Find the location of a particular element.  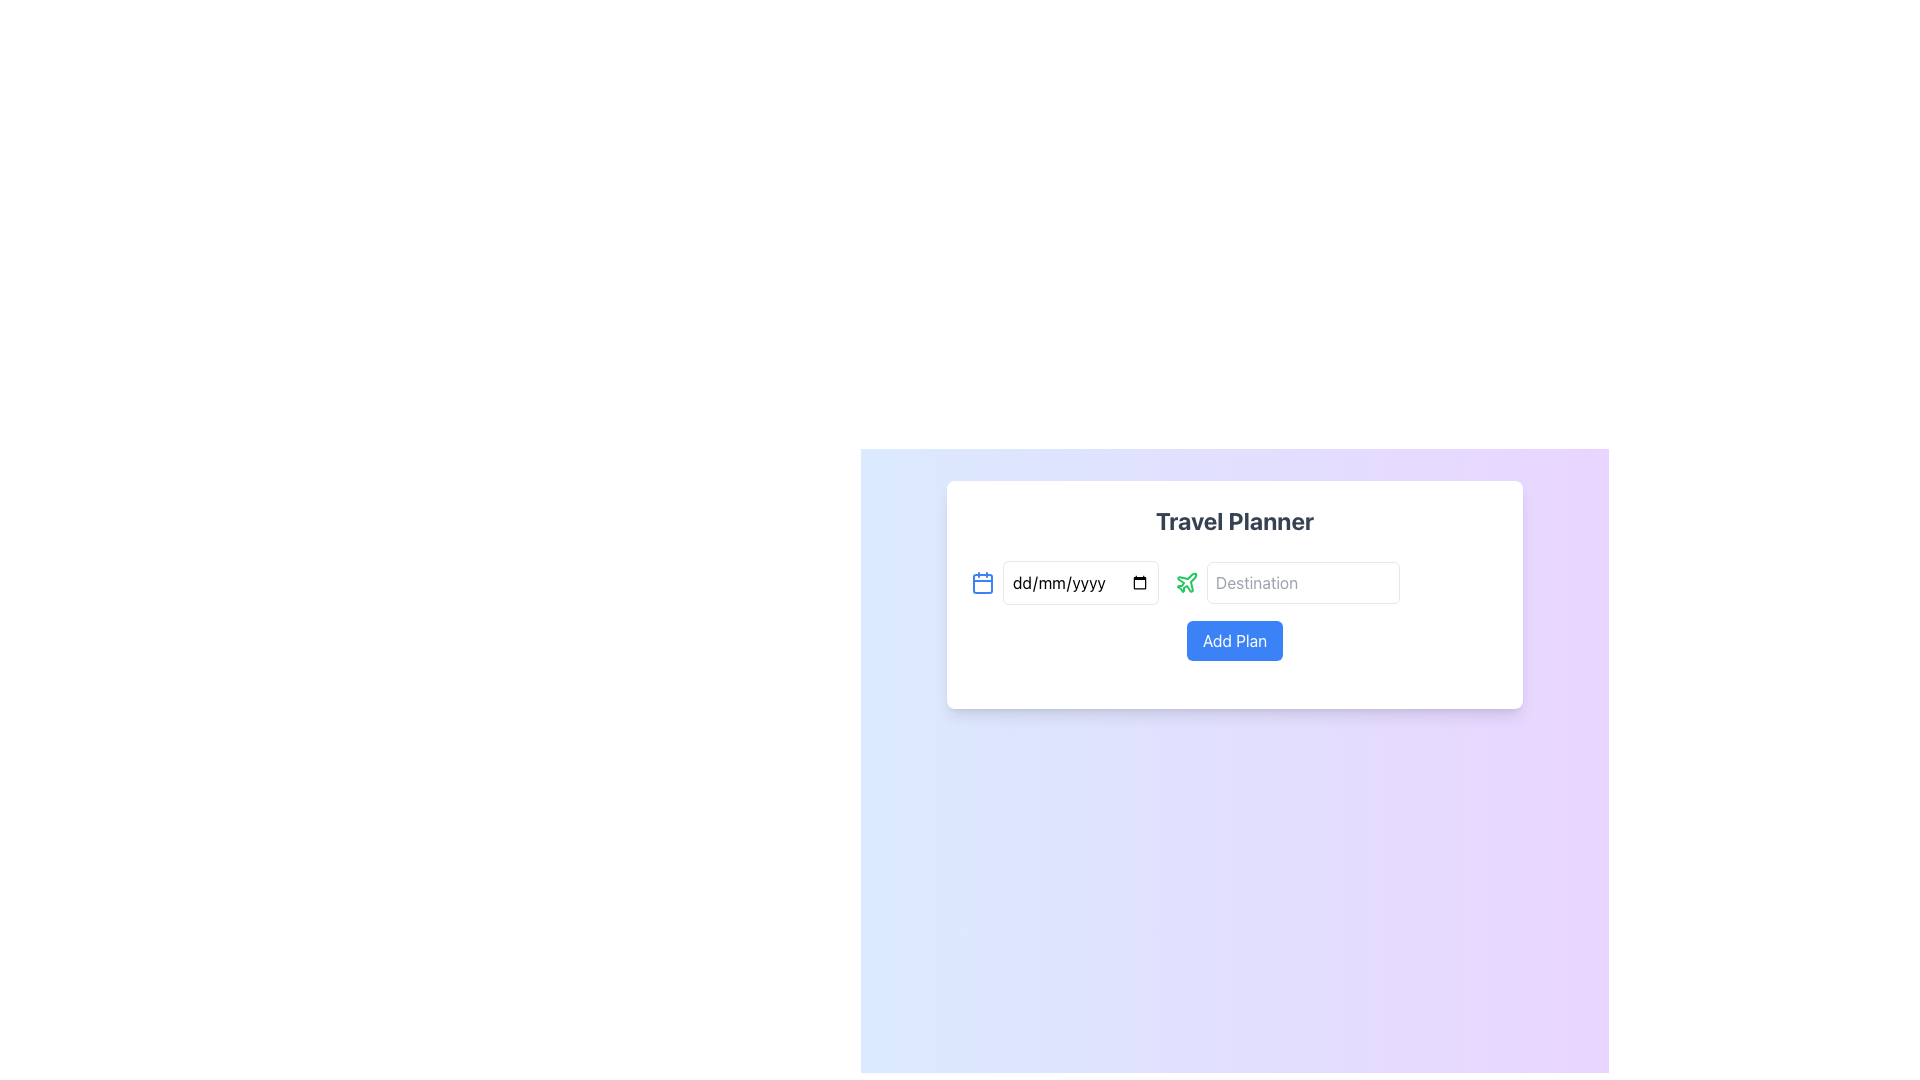

the travel-related icon located to the left of the 'Destination' text input field and to the right of the calendar icon is located at coordinates (1186, 582).